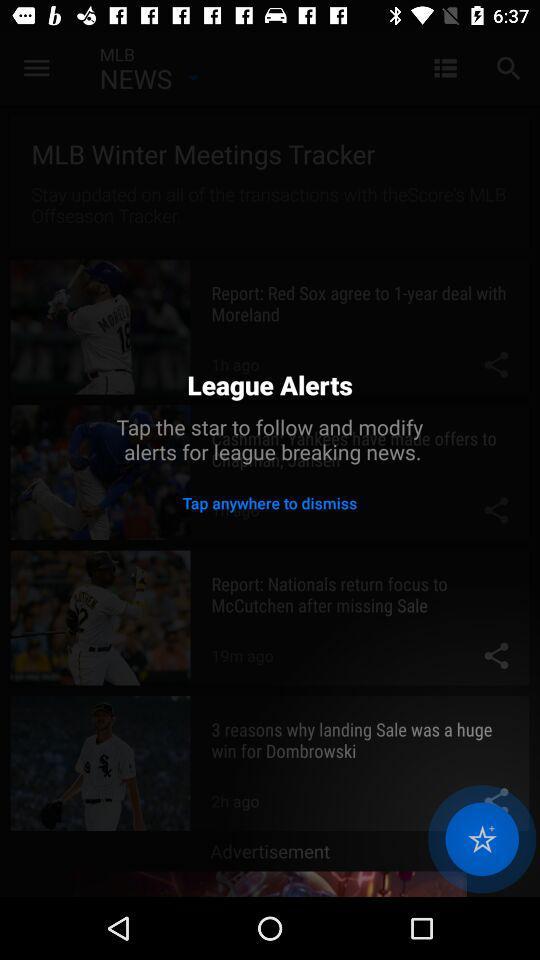 This screenshot has width=540, height=960. I want to click on the star icon, so click(481, 839).